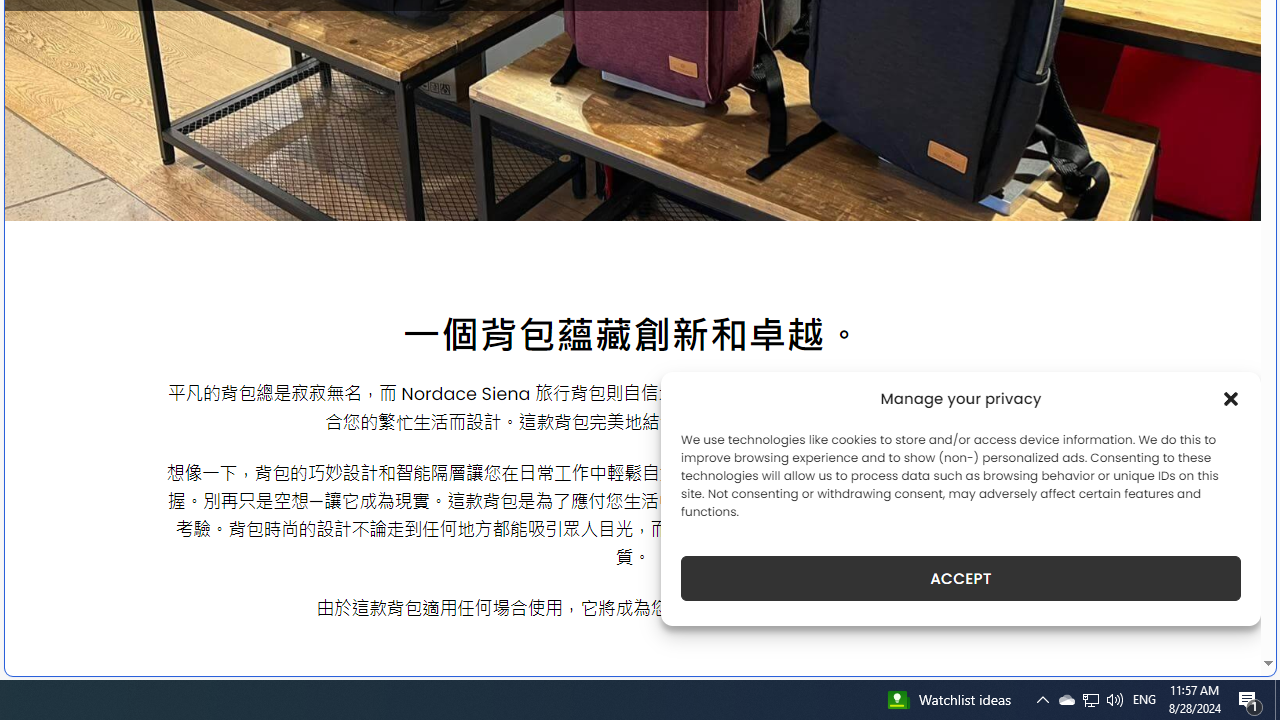 This screenshot has width=1280, height=720. What do you see at coordinates (1230, 398) in the screenshot?
I see `'Class: cmplz-close'` at bounding box center [1230, 398].